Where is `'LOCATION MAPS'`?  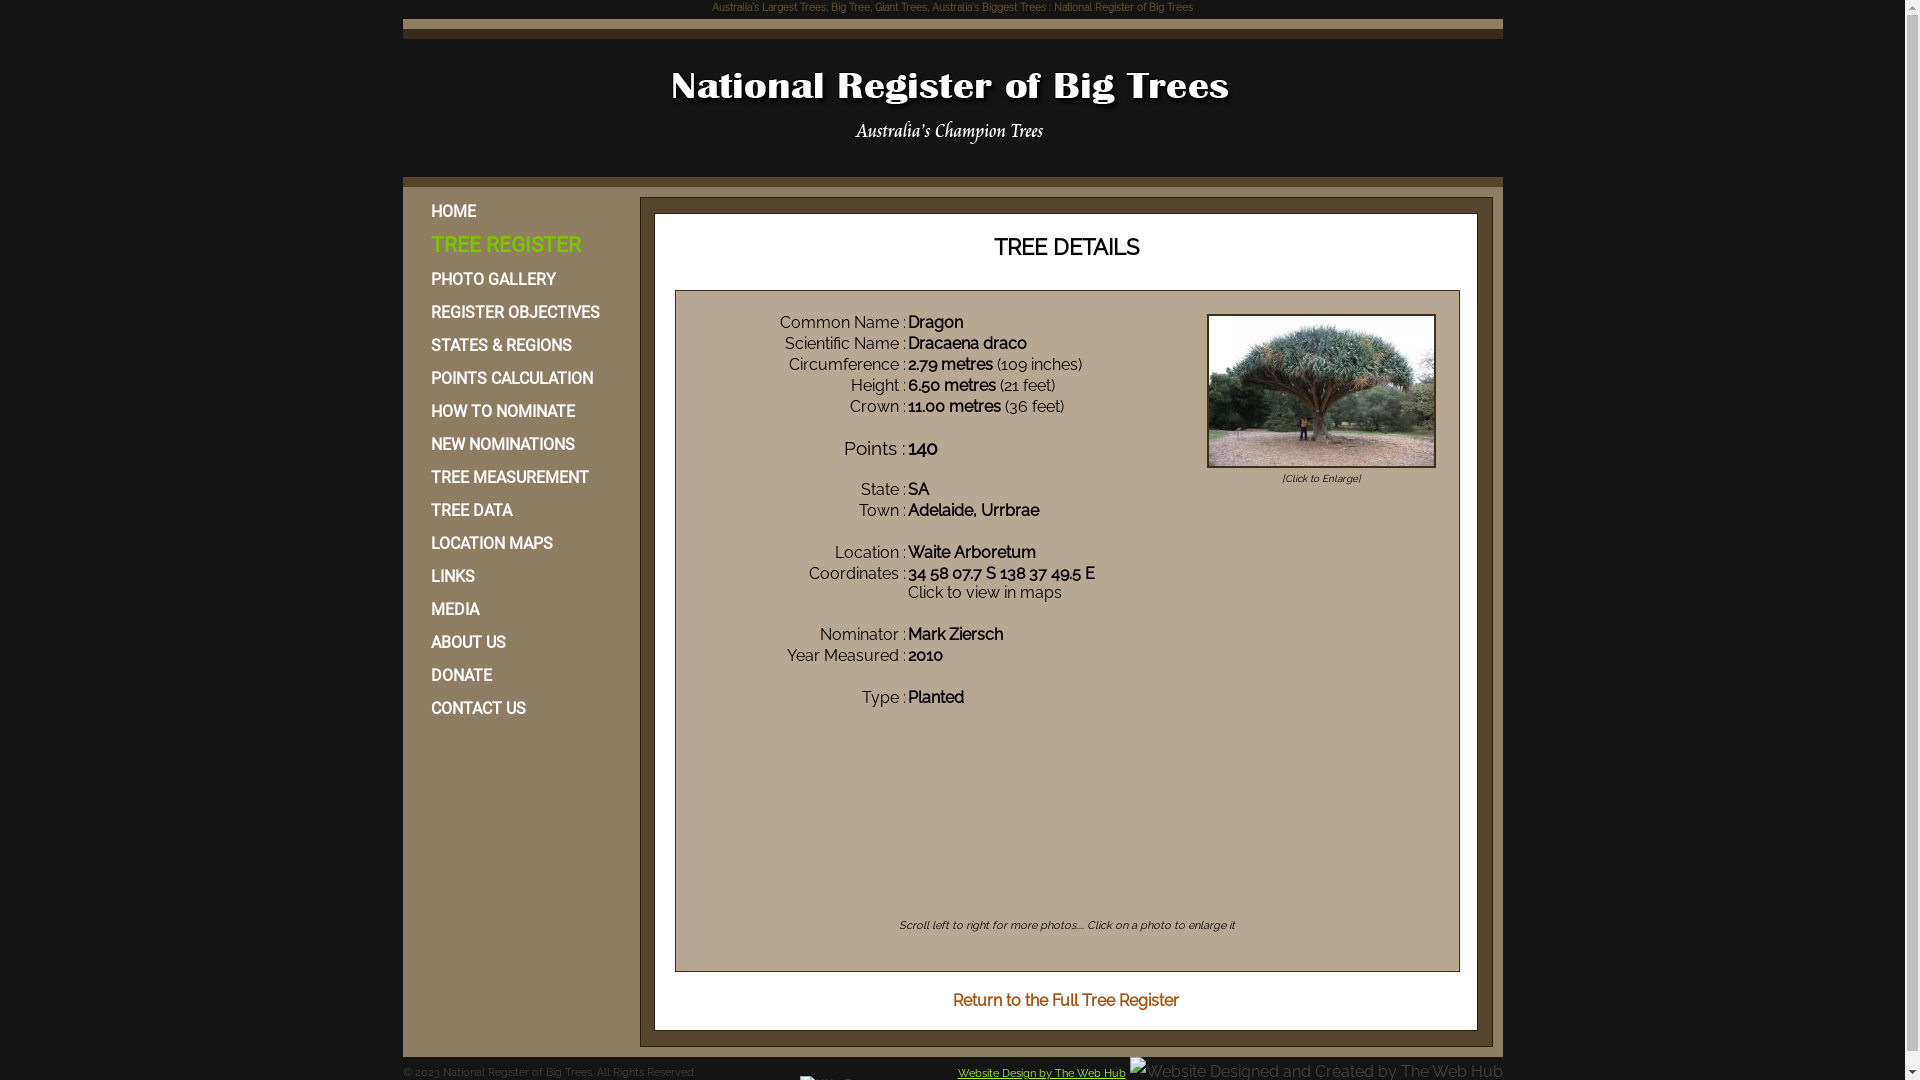
'LOCATION MAPS' is located at coordinates (518, 543).